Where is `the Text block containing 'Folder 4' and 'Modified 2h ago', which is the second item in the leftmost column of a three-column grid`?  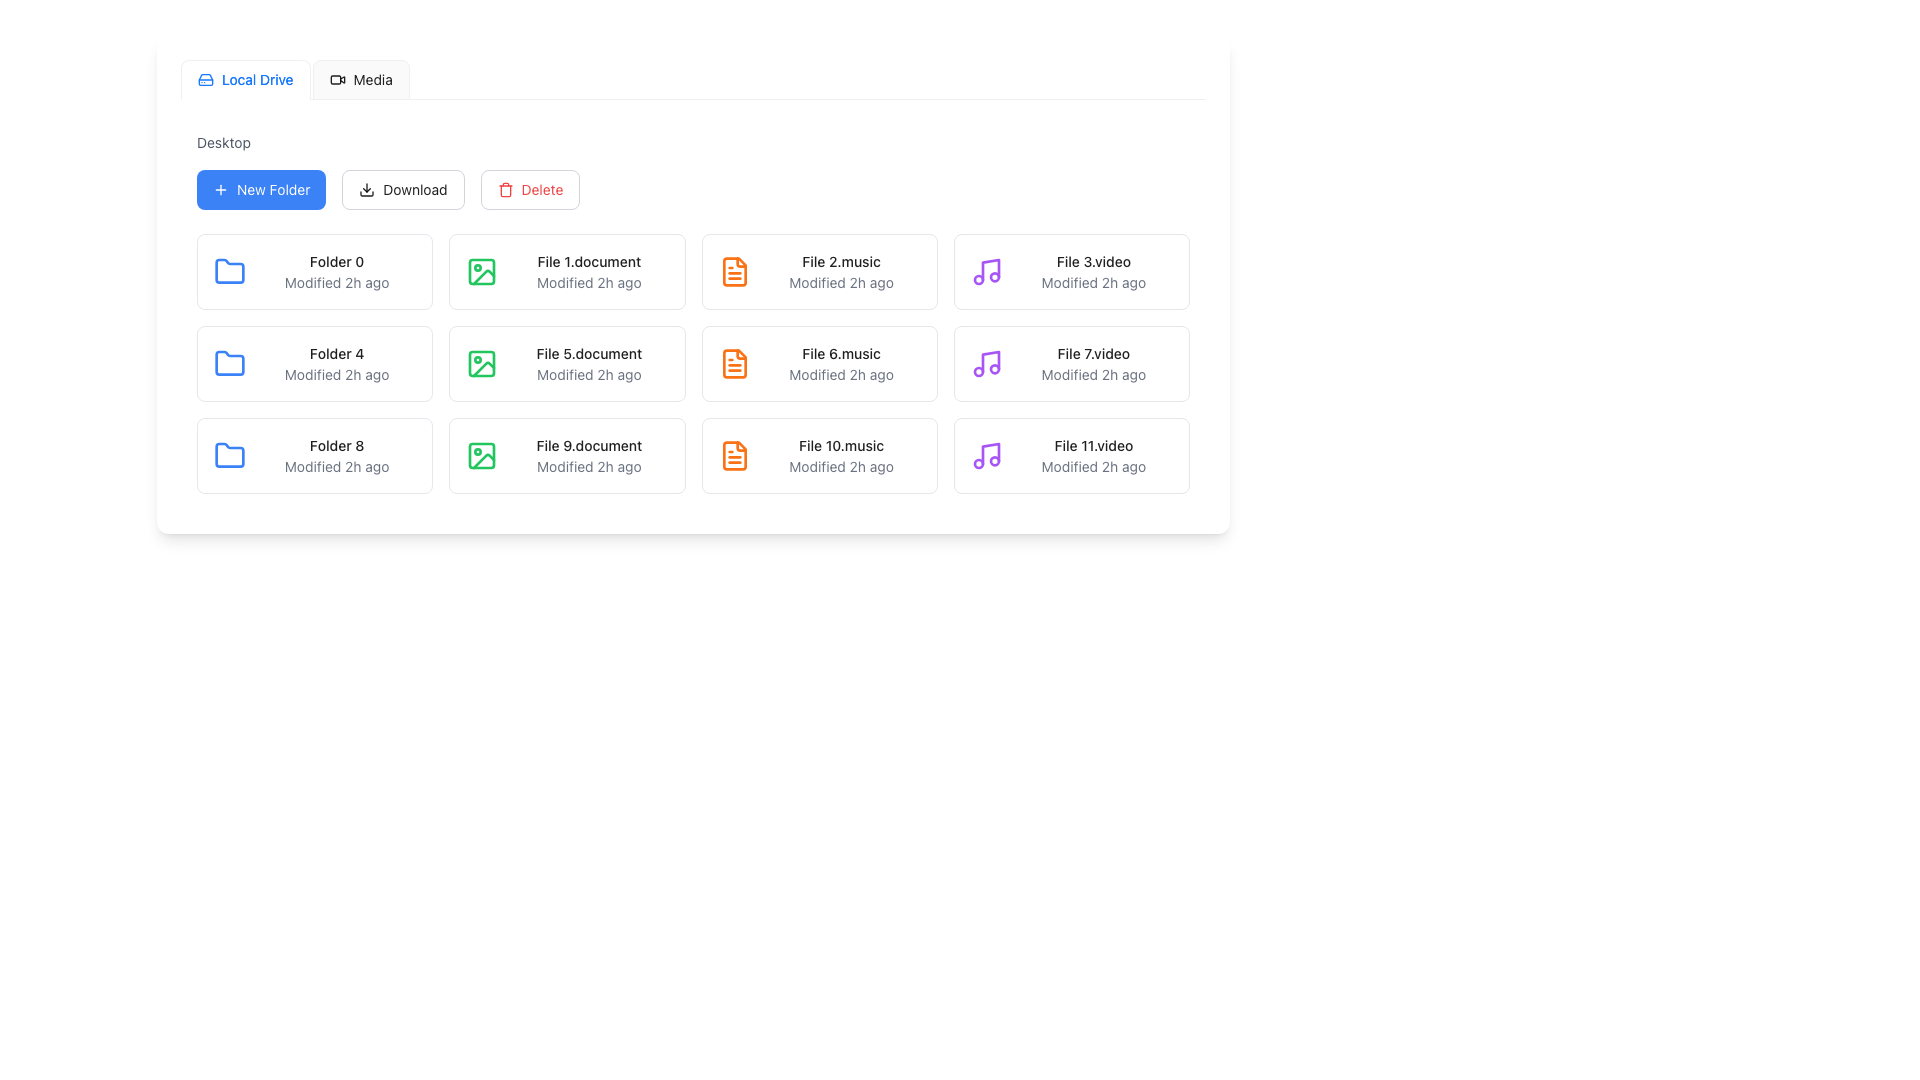
the Text block containing 'Folder 4' and 'Modified 2h ago', which is the second item in the leftmost column of a three-column grid is located at coordinates (337, 363).